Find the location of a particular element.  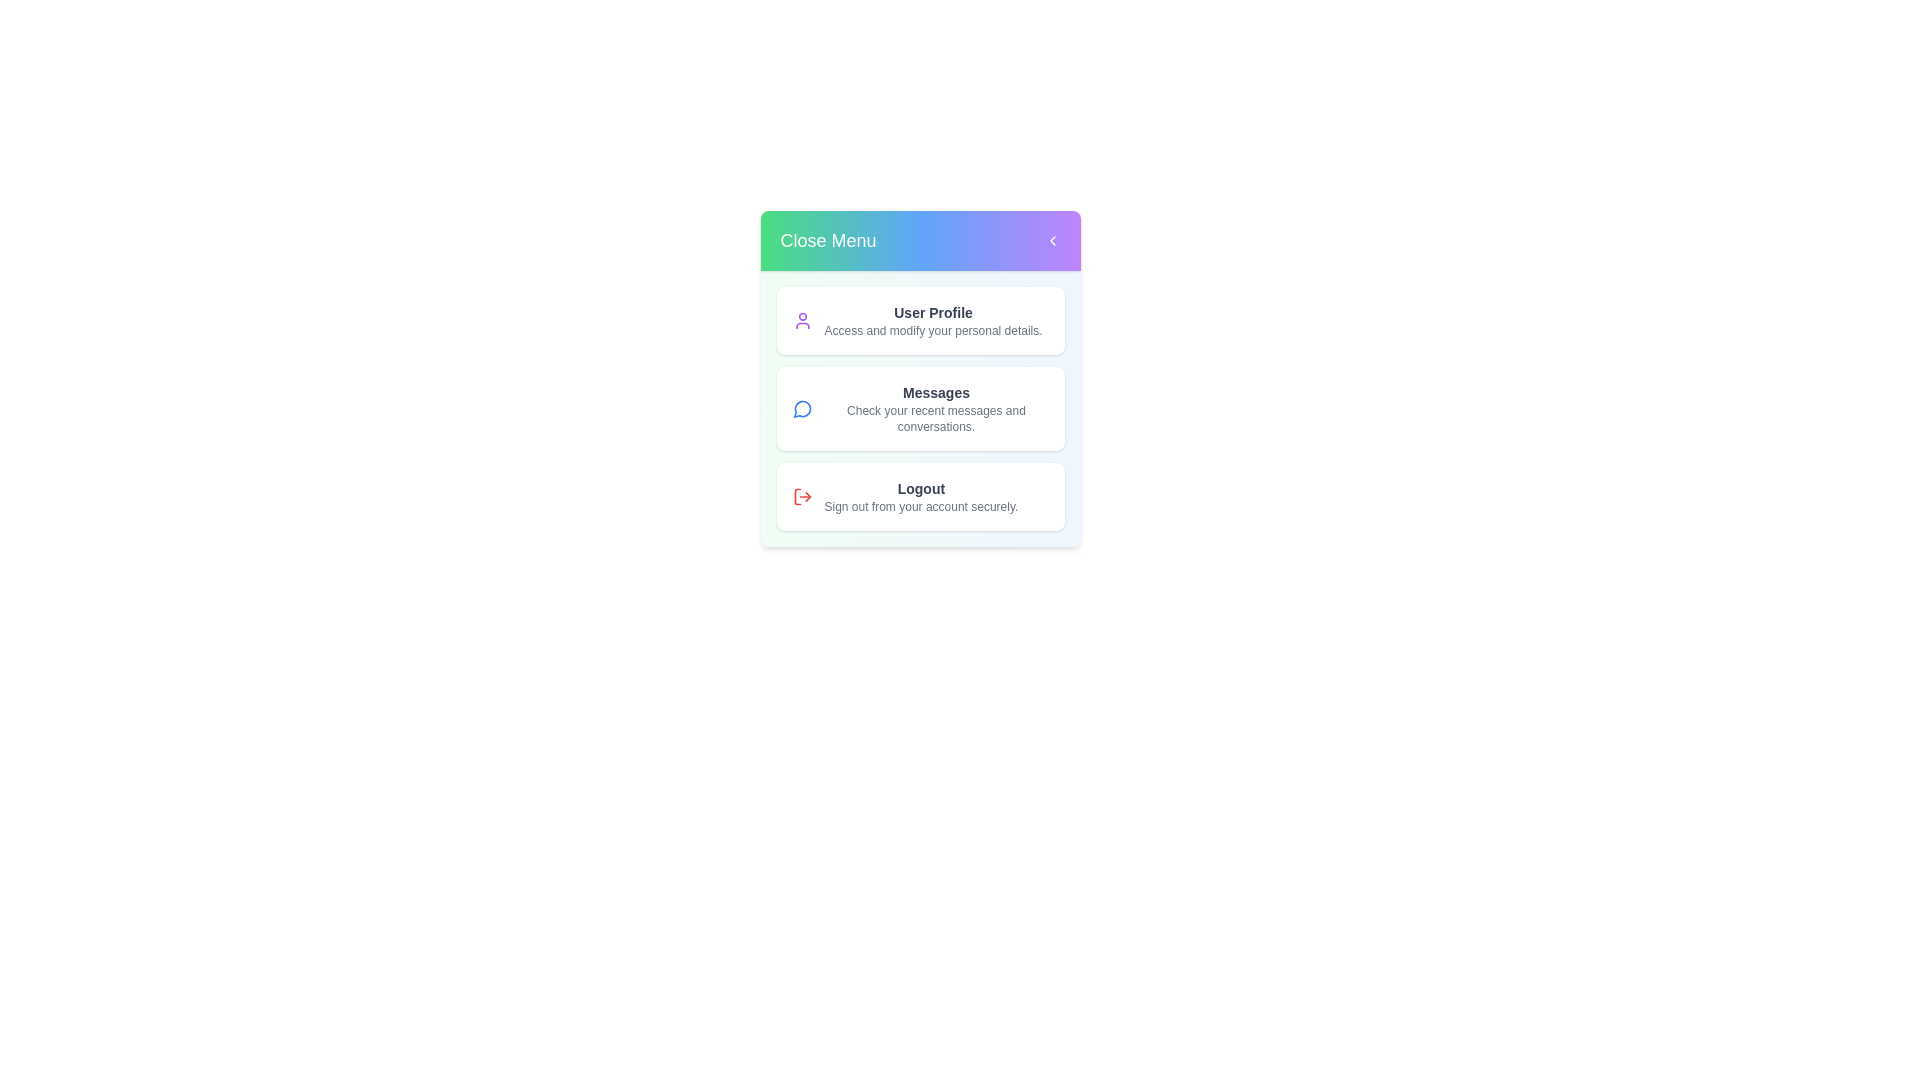

the menu item labeled 'Logout' to read its details is located at coordinates (919, 496).